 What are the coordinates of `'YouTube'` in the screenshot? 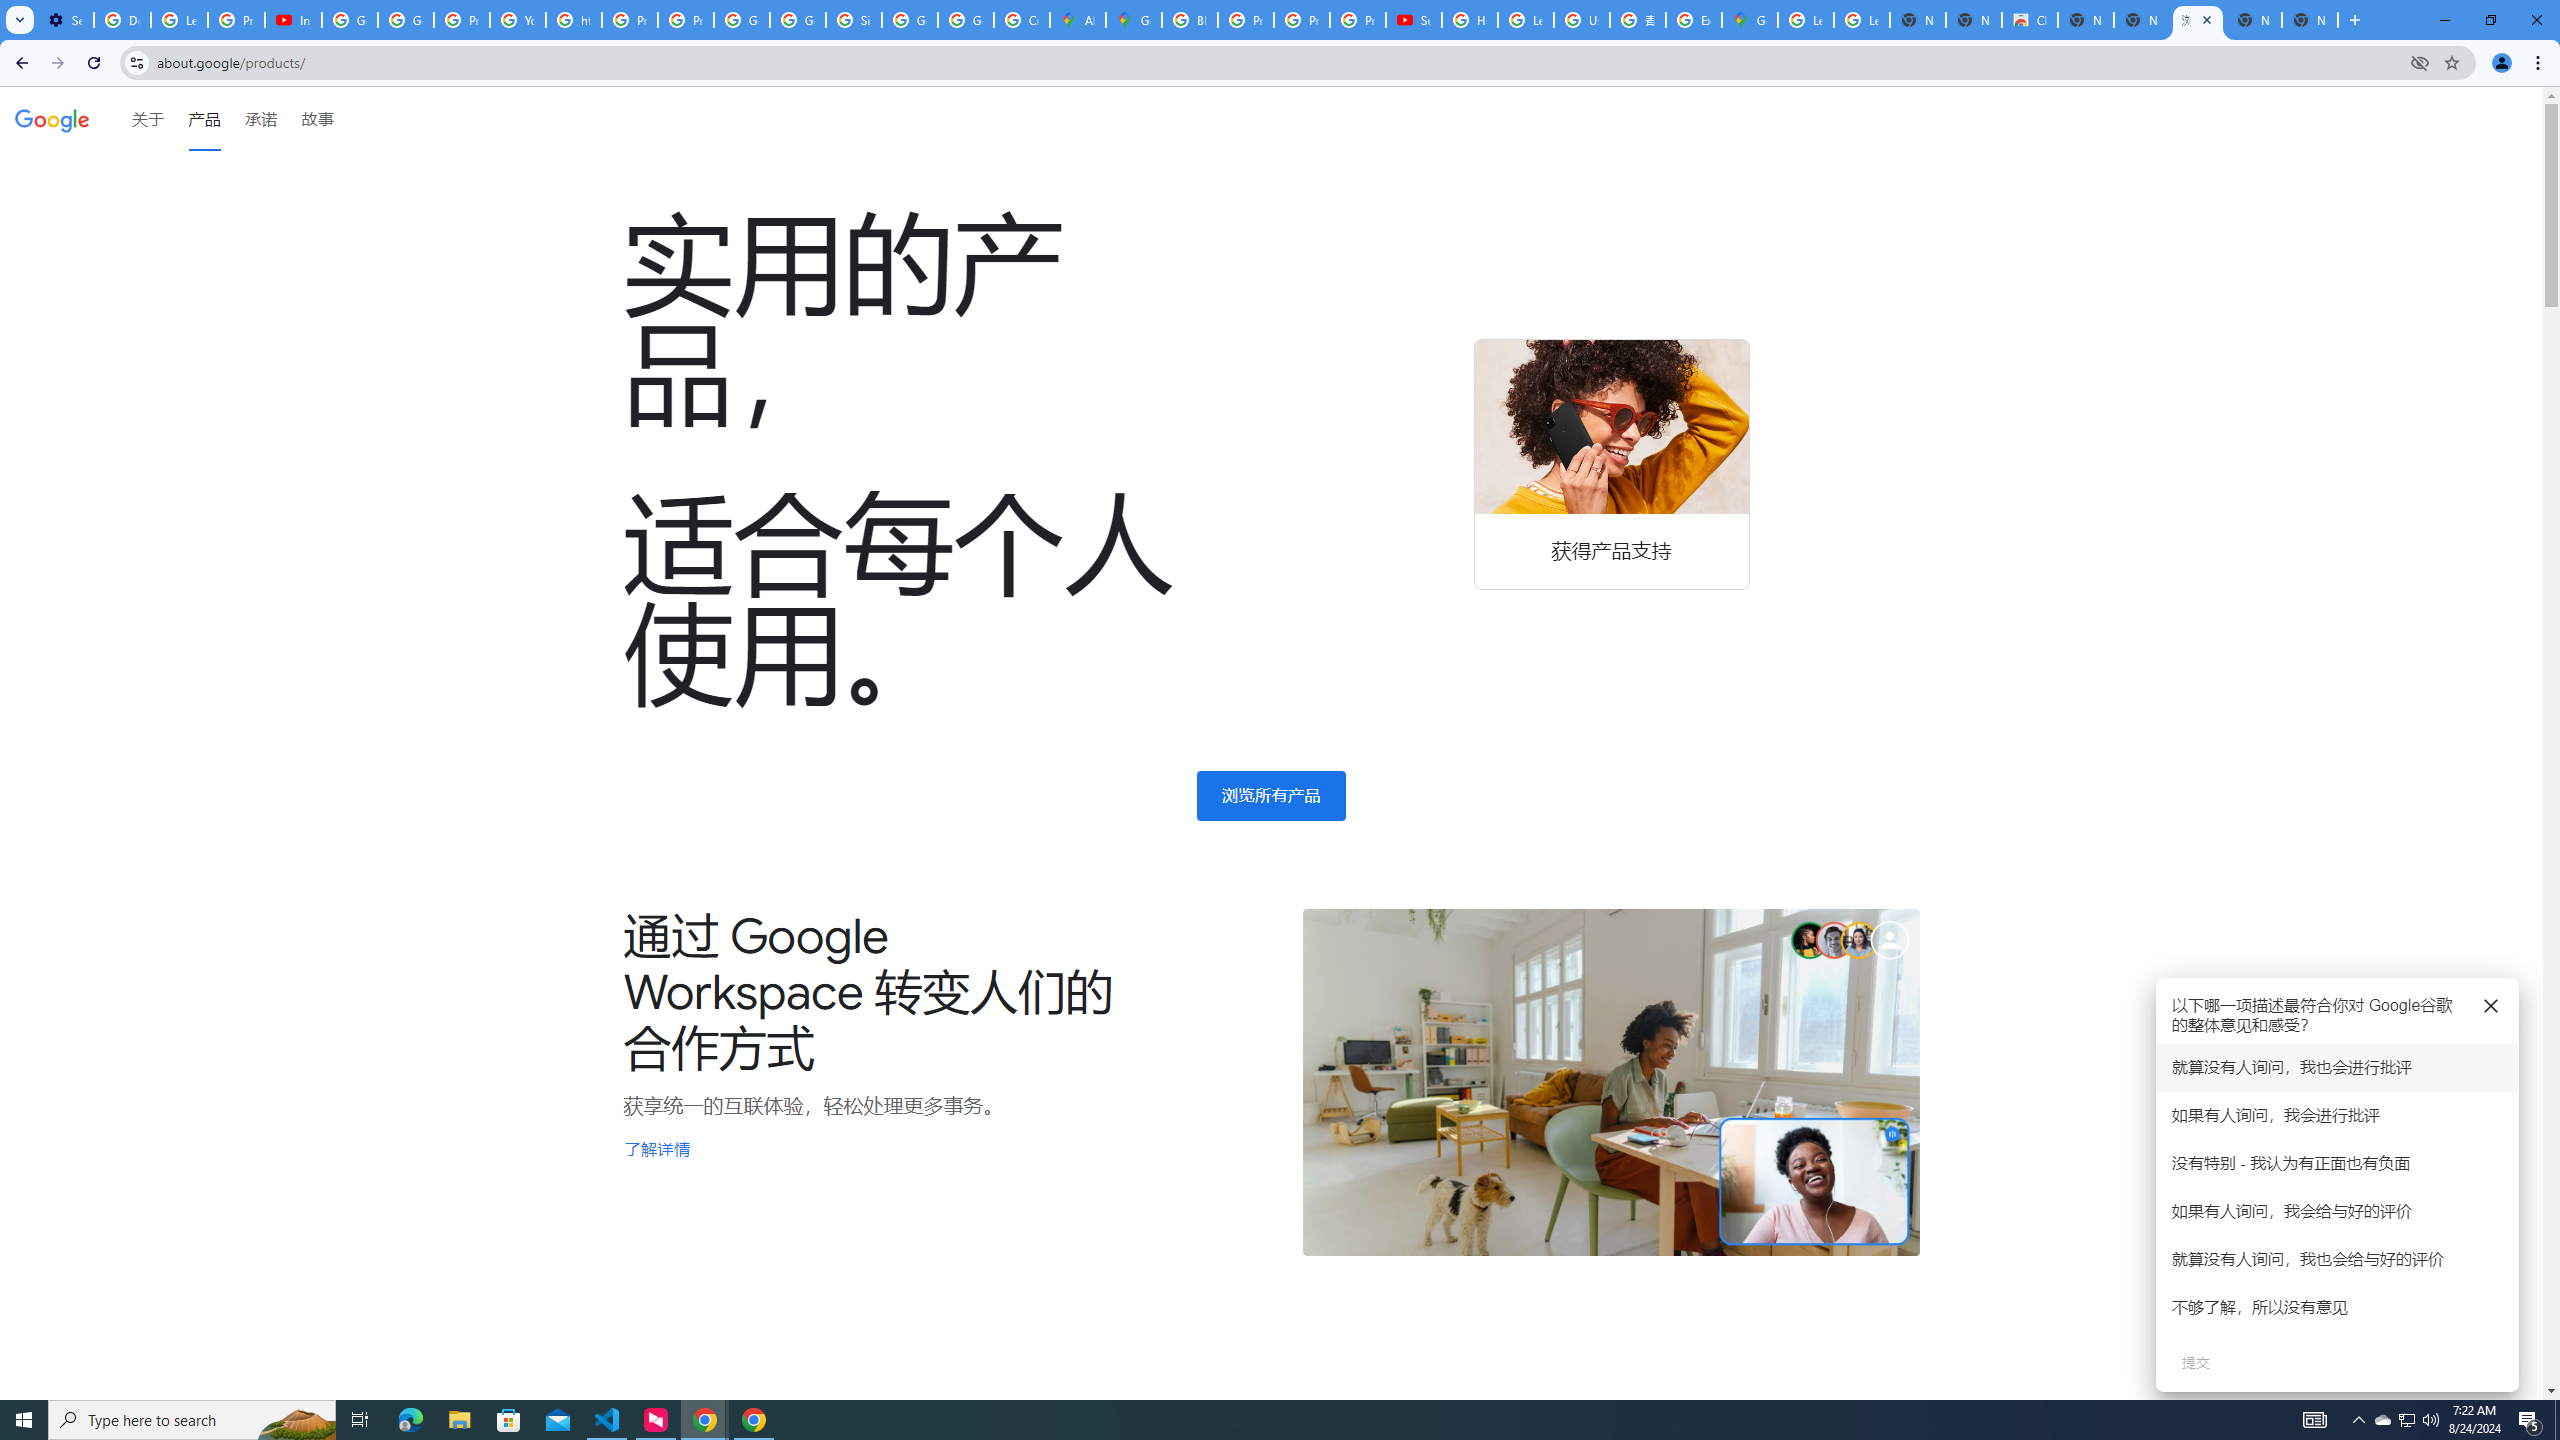 It's located at (517, 19).